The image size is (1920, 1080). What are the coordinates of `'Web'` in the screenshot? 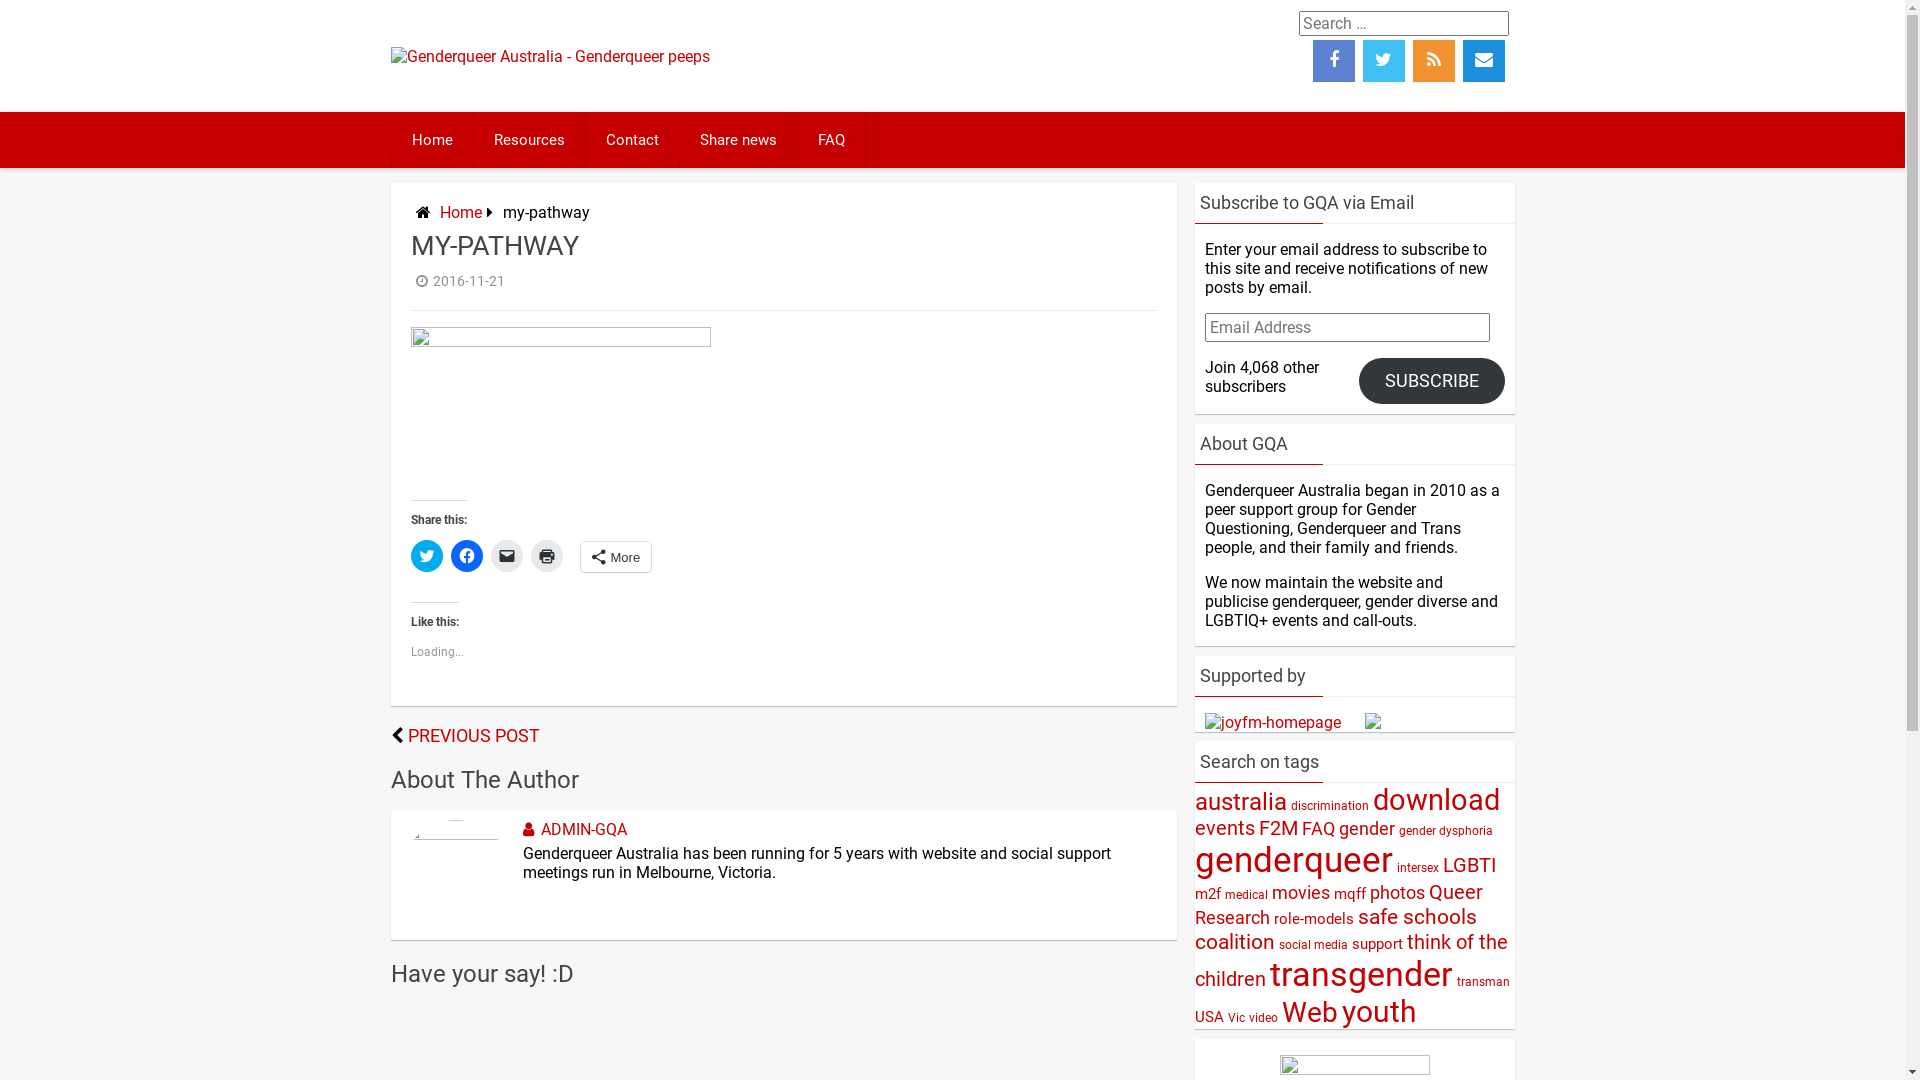 It's located at (1310, 1012).